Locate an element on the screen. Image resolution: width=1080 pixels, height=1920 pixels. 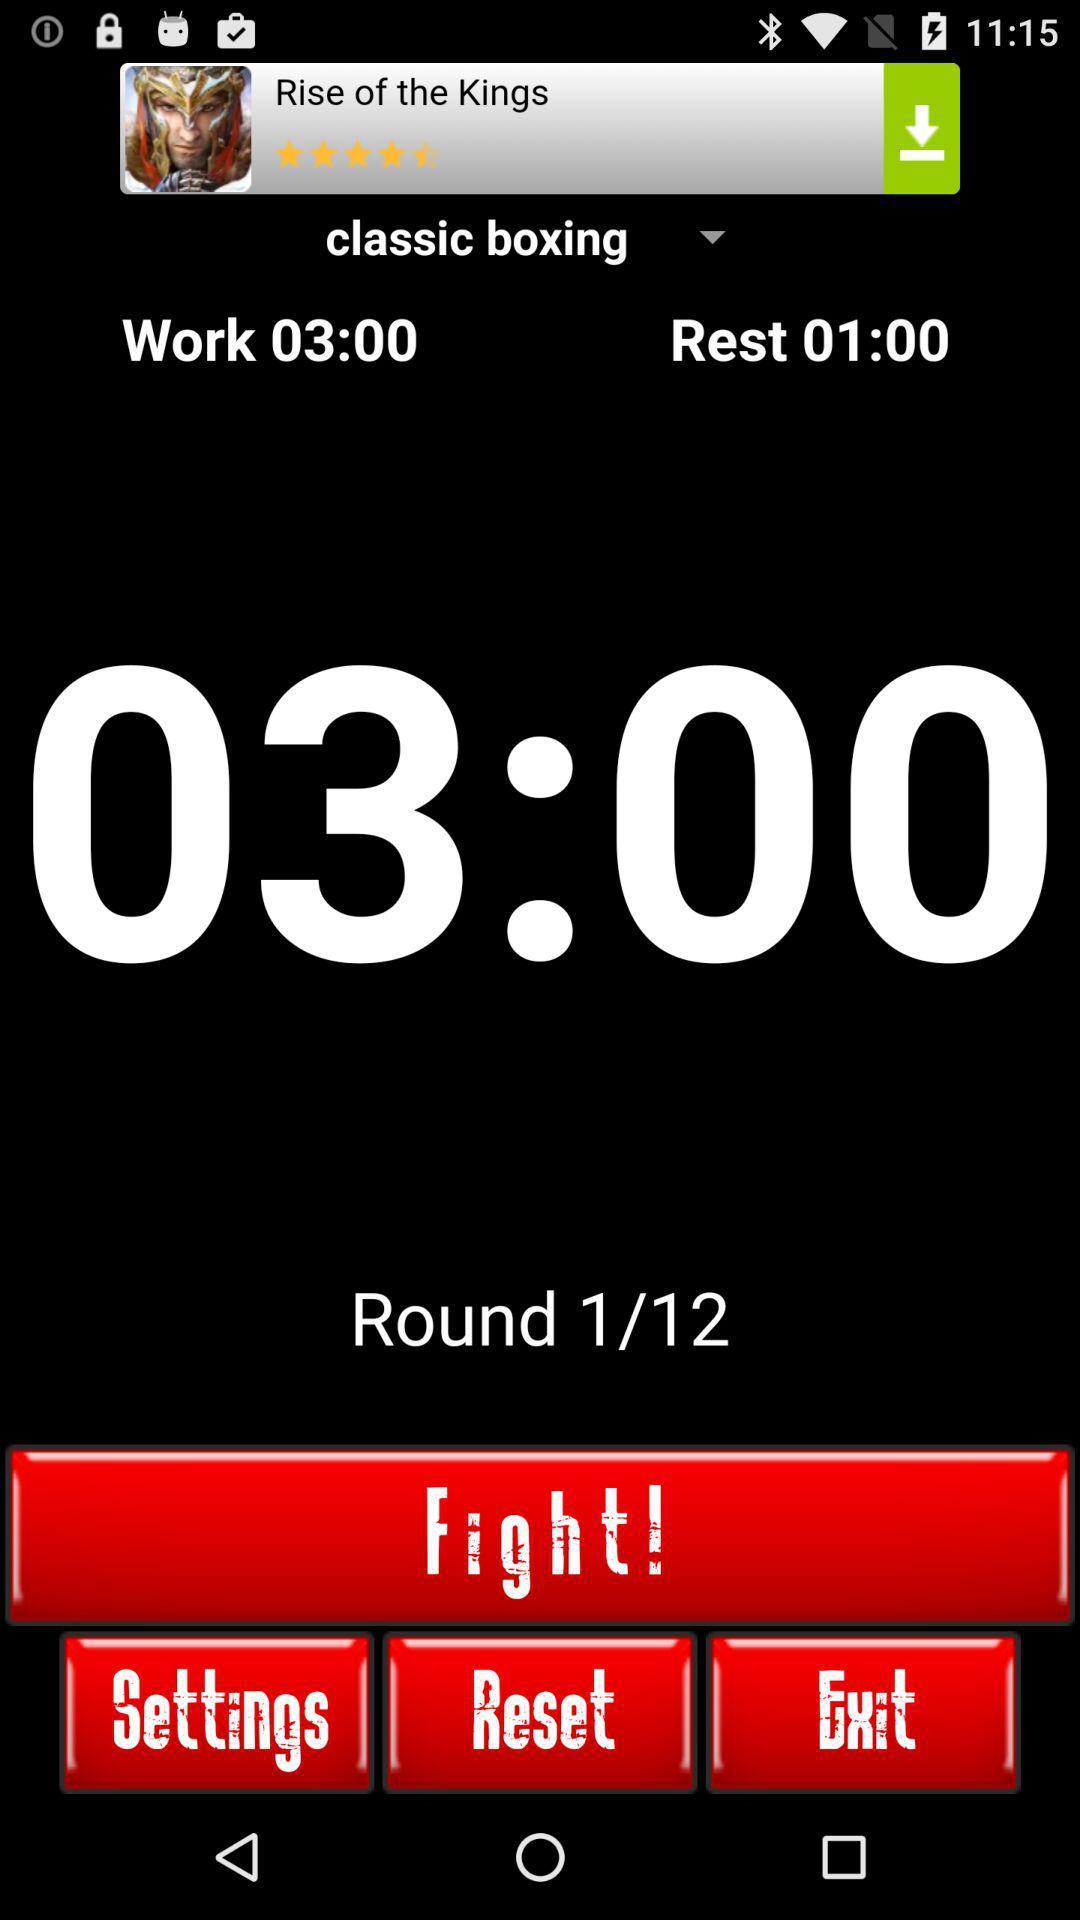
open advertisement is located at coordinates (540, 127).